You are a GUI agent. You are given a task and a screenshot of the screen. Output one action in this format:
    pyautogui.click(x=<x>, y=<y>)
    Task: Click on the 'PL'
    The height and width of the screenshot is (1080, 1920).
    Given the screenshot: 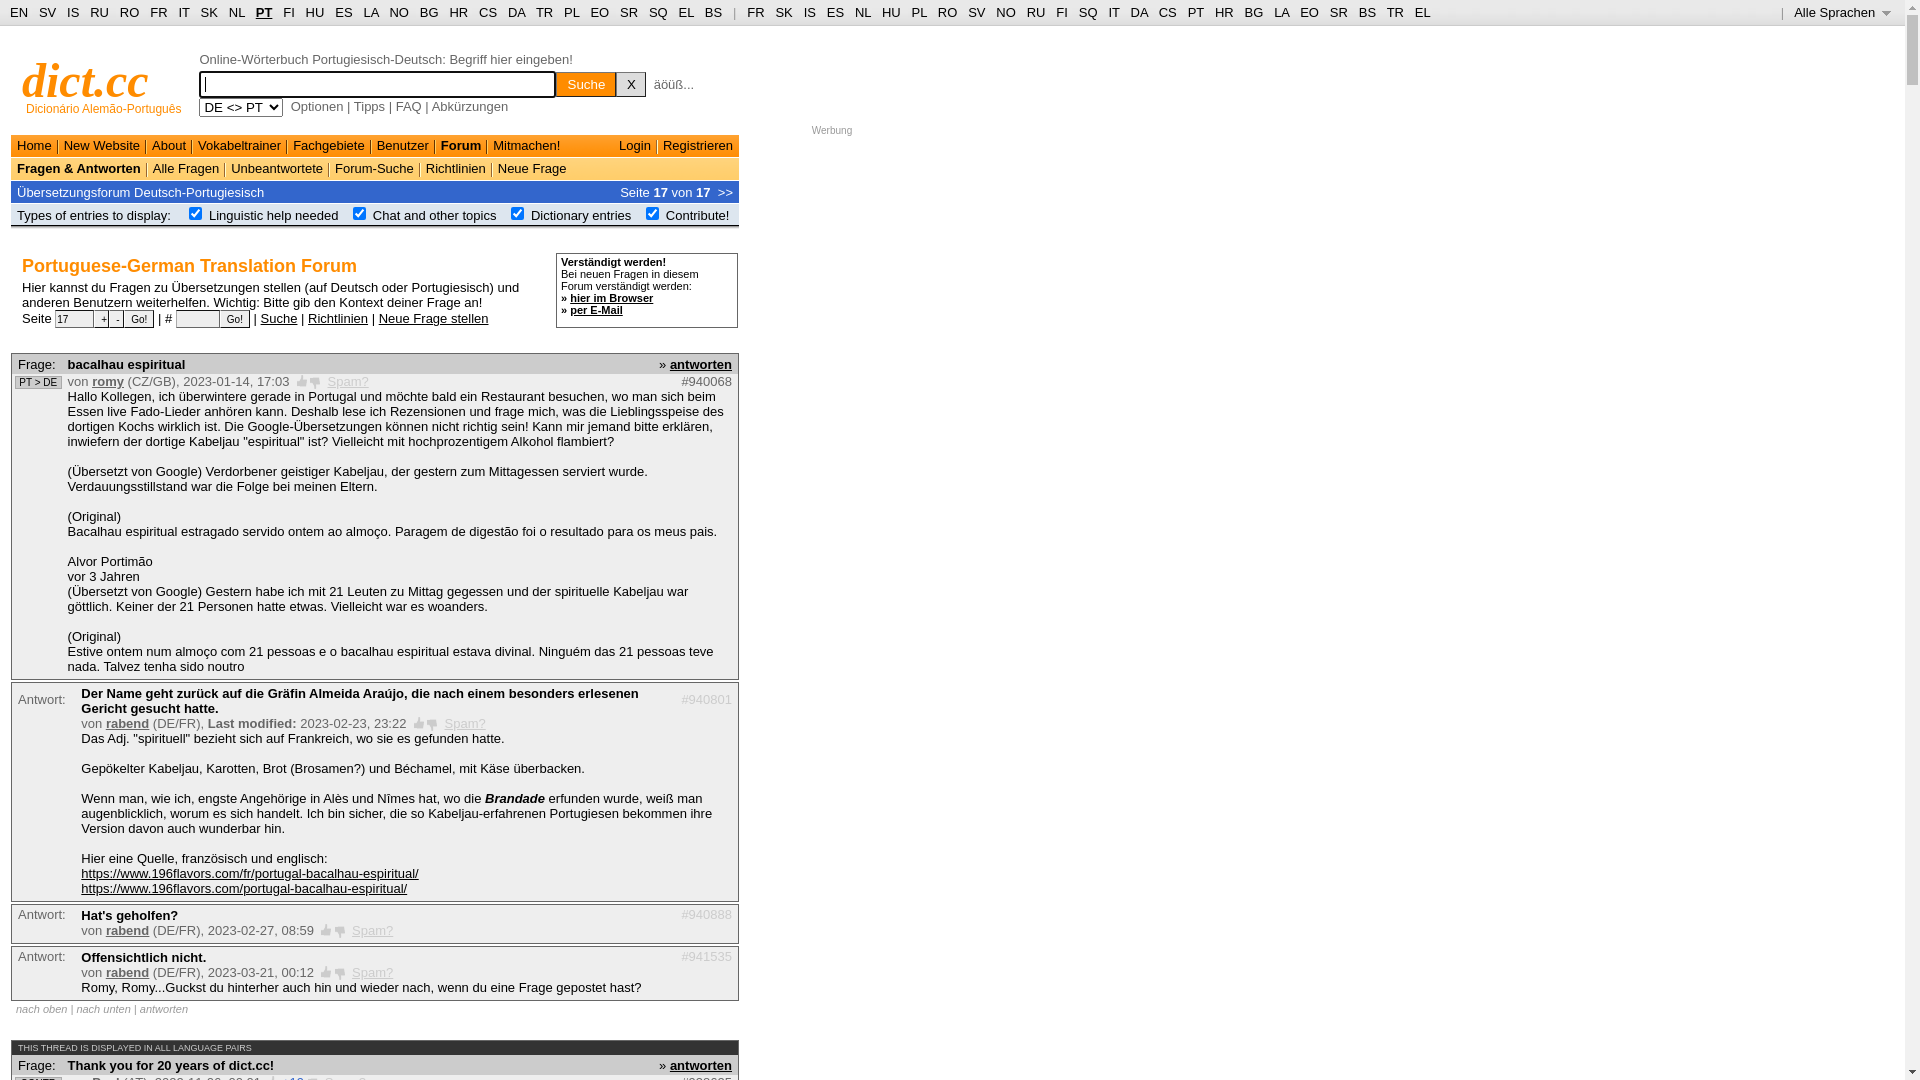 What is the action you would take?
    pyautogui.click(x=918, y=12)
    